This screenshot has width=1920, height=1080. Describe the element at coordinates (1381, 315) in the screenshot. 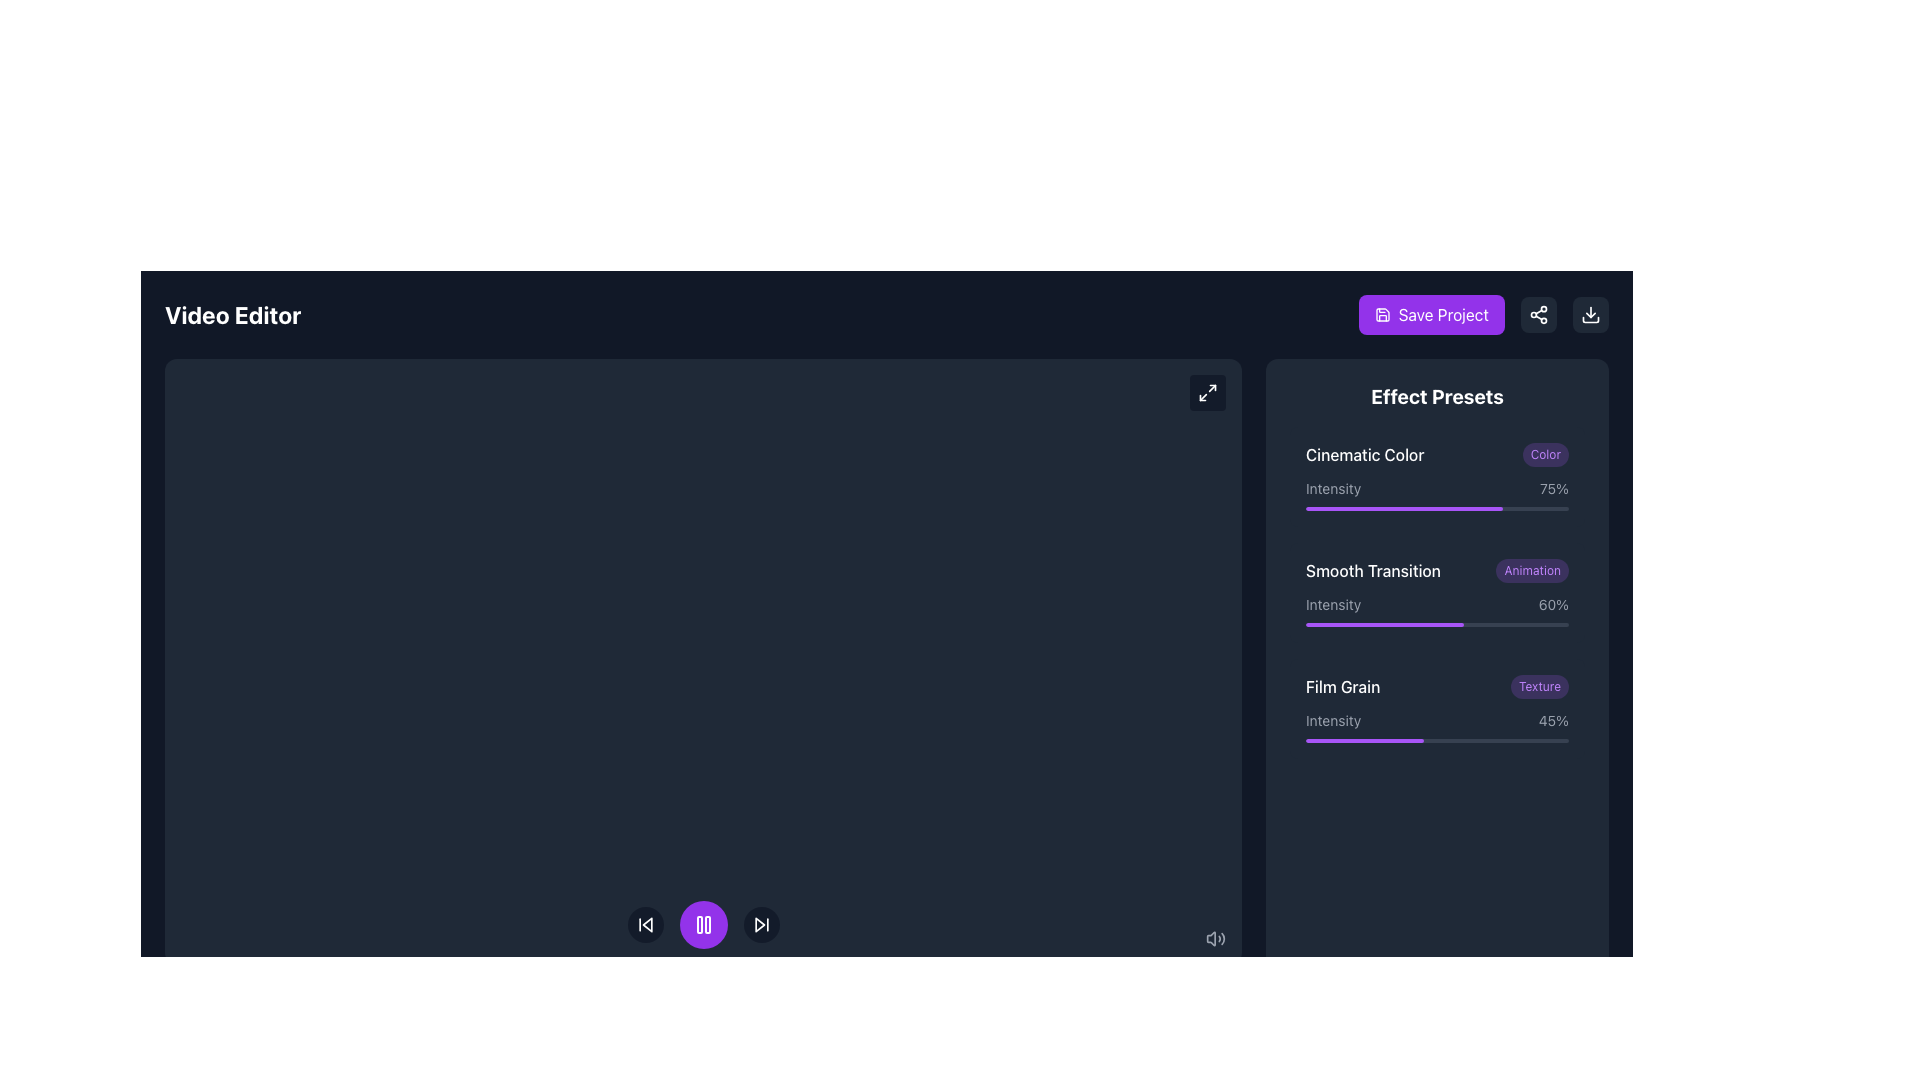

I see `the save icon, which is represented by a floppy disk image located in the top right corner of the interface, next to the share icon and to the left of the 'Save Project' text button` at that location.